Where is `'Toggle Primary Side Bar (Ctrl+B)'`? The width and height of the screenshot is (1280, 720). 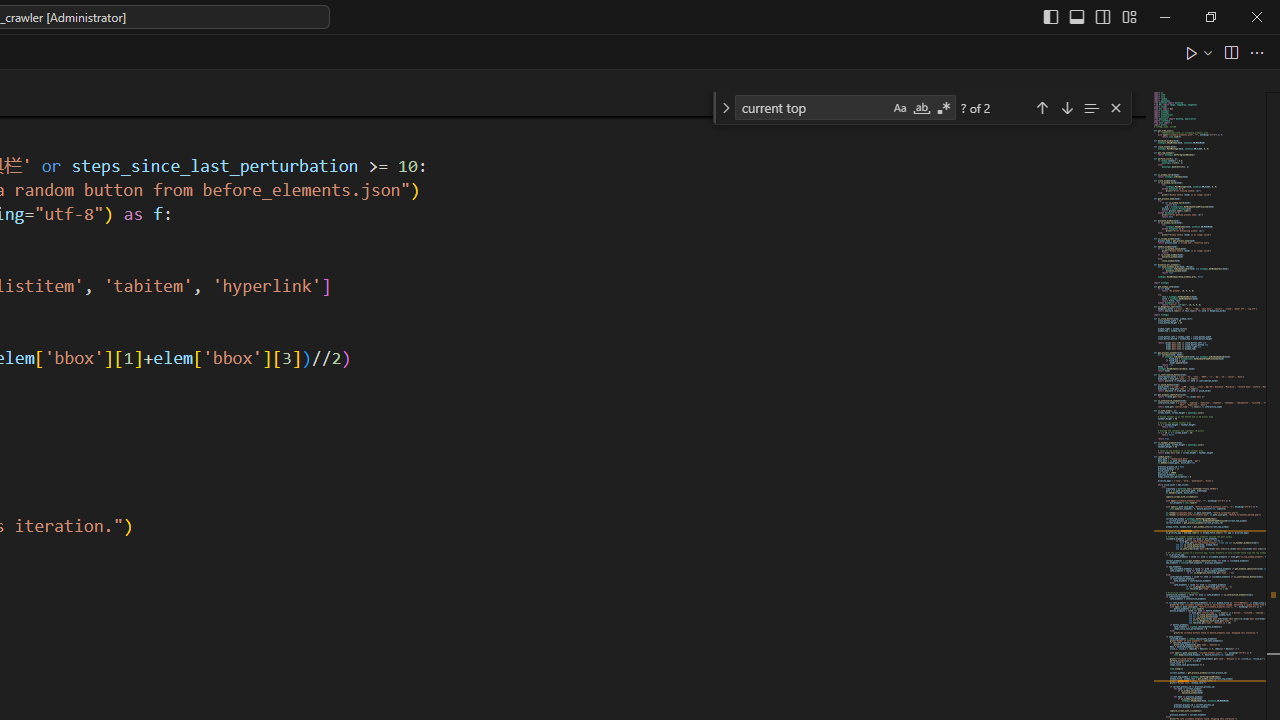
'Toggle Primary Side Bar (Ctrl+B)' is located at coordinates (1049, 16).